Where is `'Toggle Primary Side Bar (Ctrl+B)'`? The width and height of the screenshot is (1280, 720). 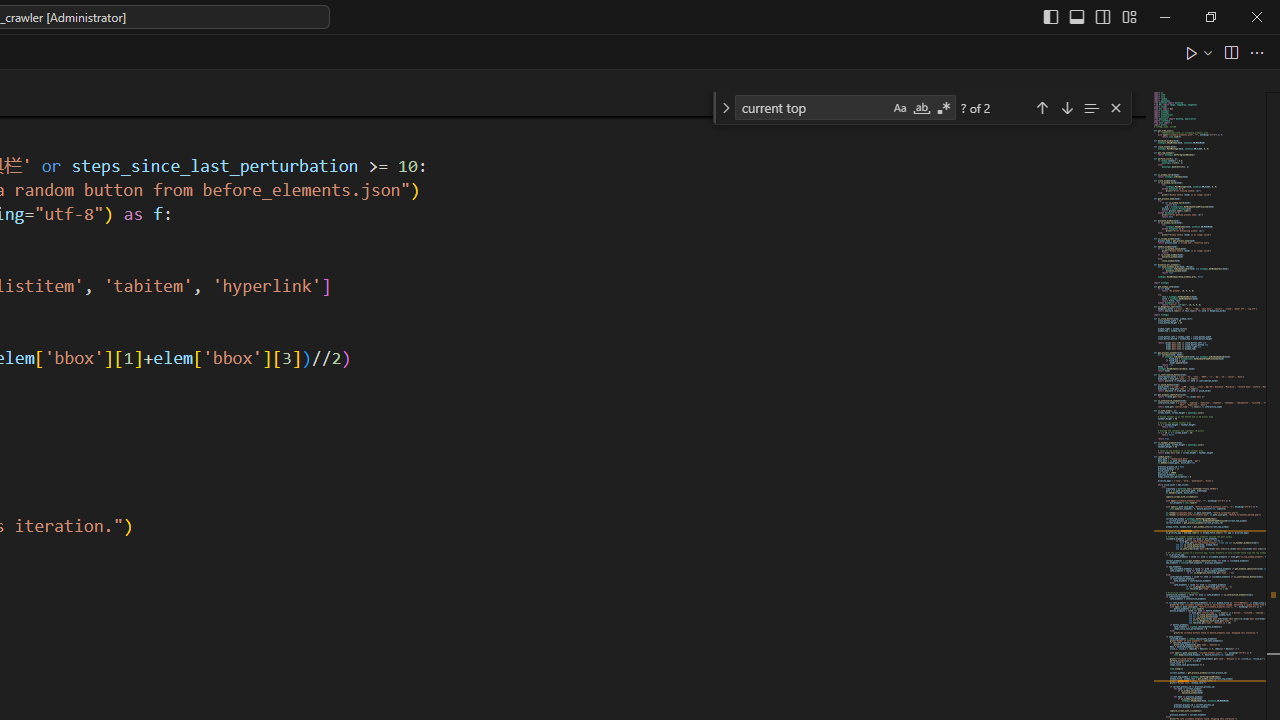
'Toggle Primary Side Bar (Ctrl+B)' is located at coordinates (1049, 16).